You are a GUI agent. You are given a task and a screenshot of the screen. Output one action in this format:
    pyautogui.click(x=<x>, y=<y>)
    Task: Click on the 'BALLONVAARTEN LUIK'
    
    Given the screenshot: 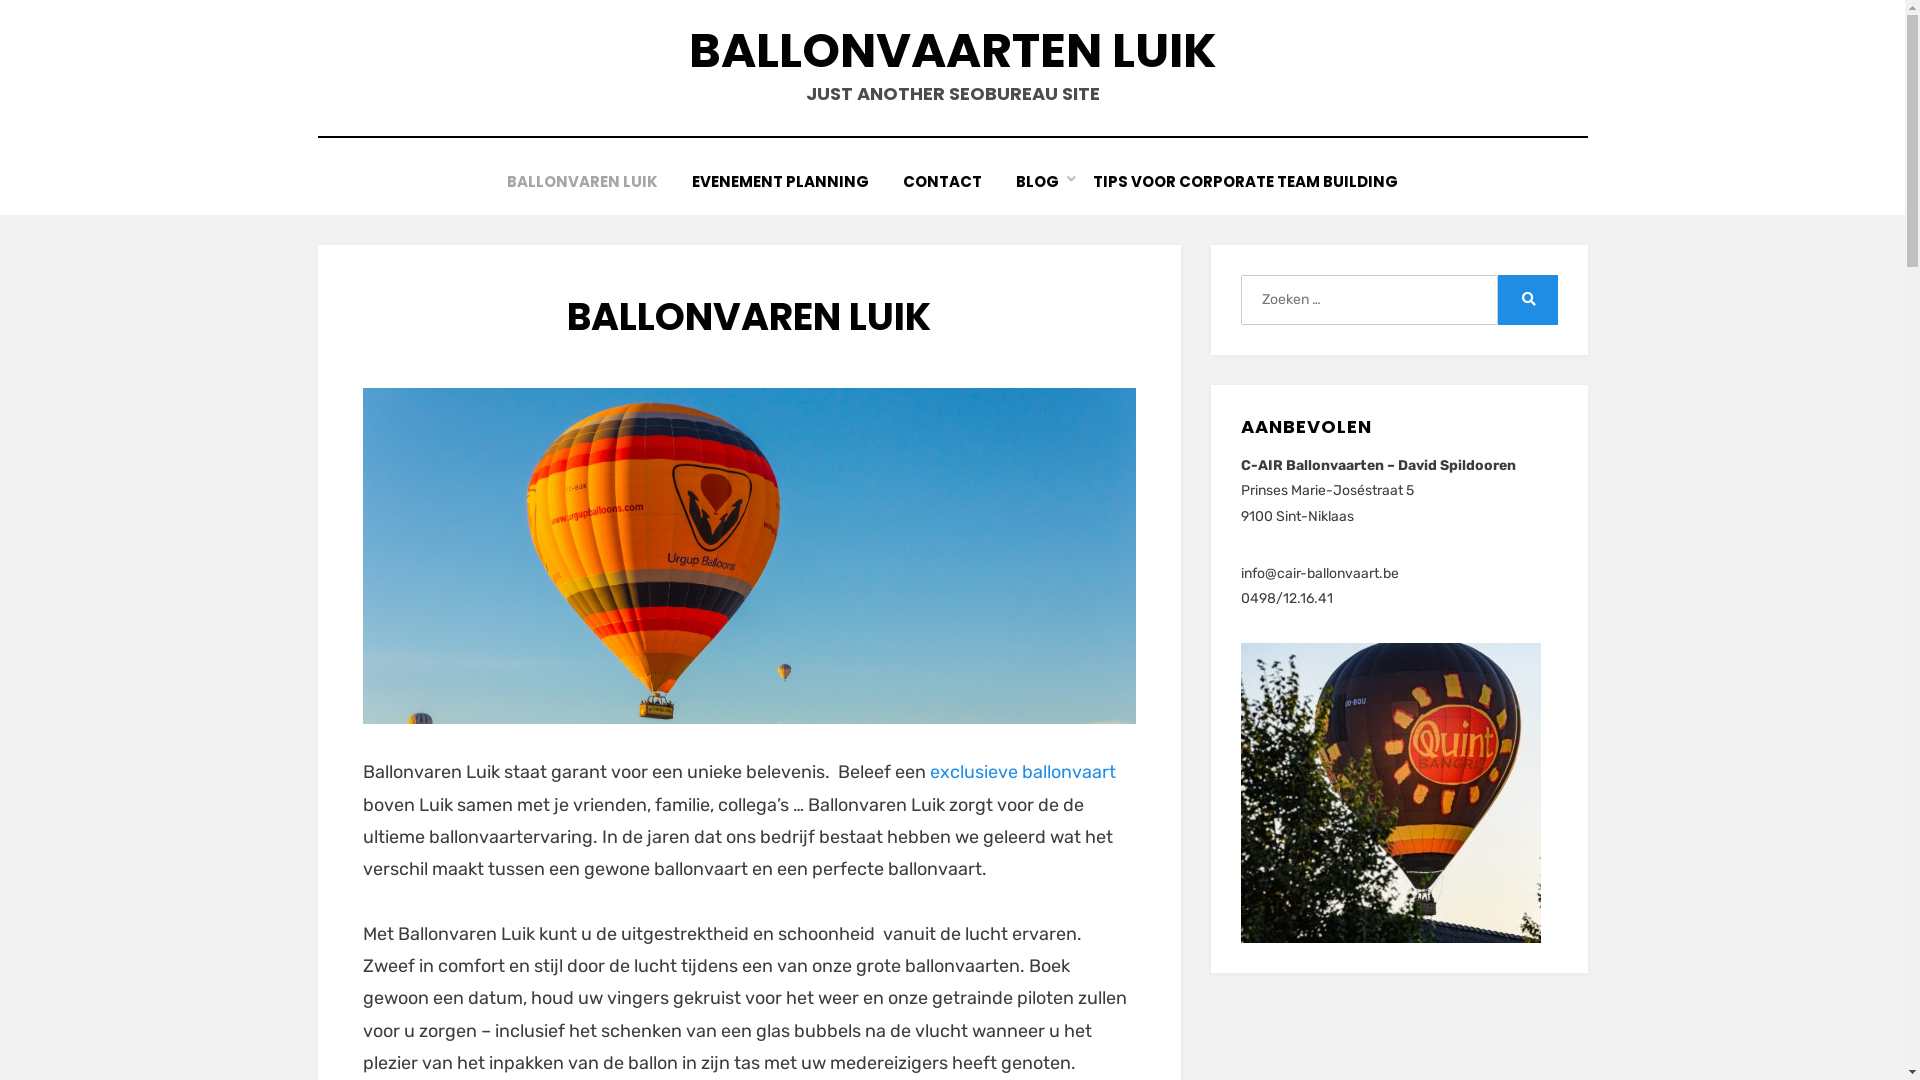 What is the action you would take?
    pyautogui.click(x=950, y=49)
    